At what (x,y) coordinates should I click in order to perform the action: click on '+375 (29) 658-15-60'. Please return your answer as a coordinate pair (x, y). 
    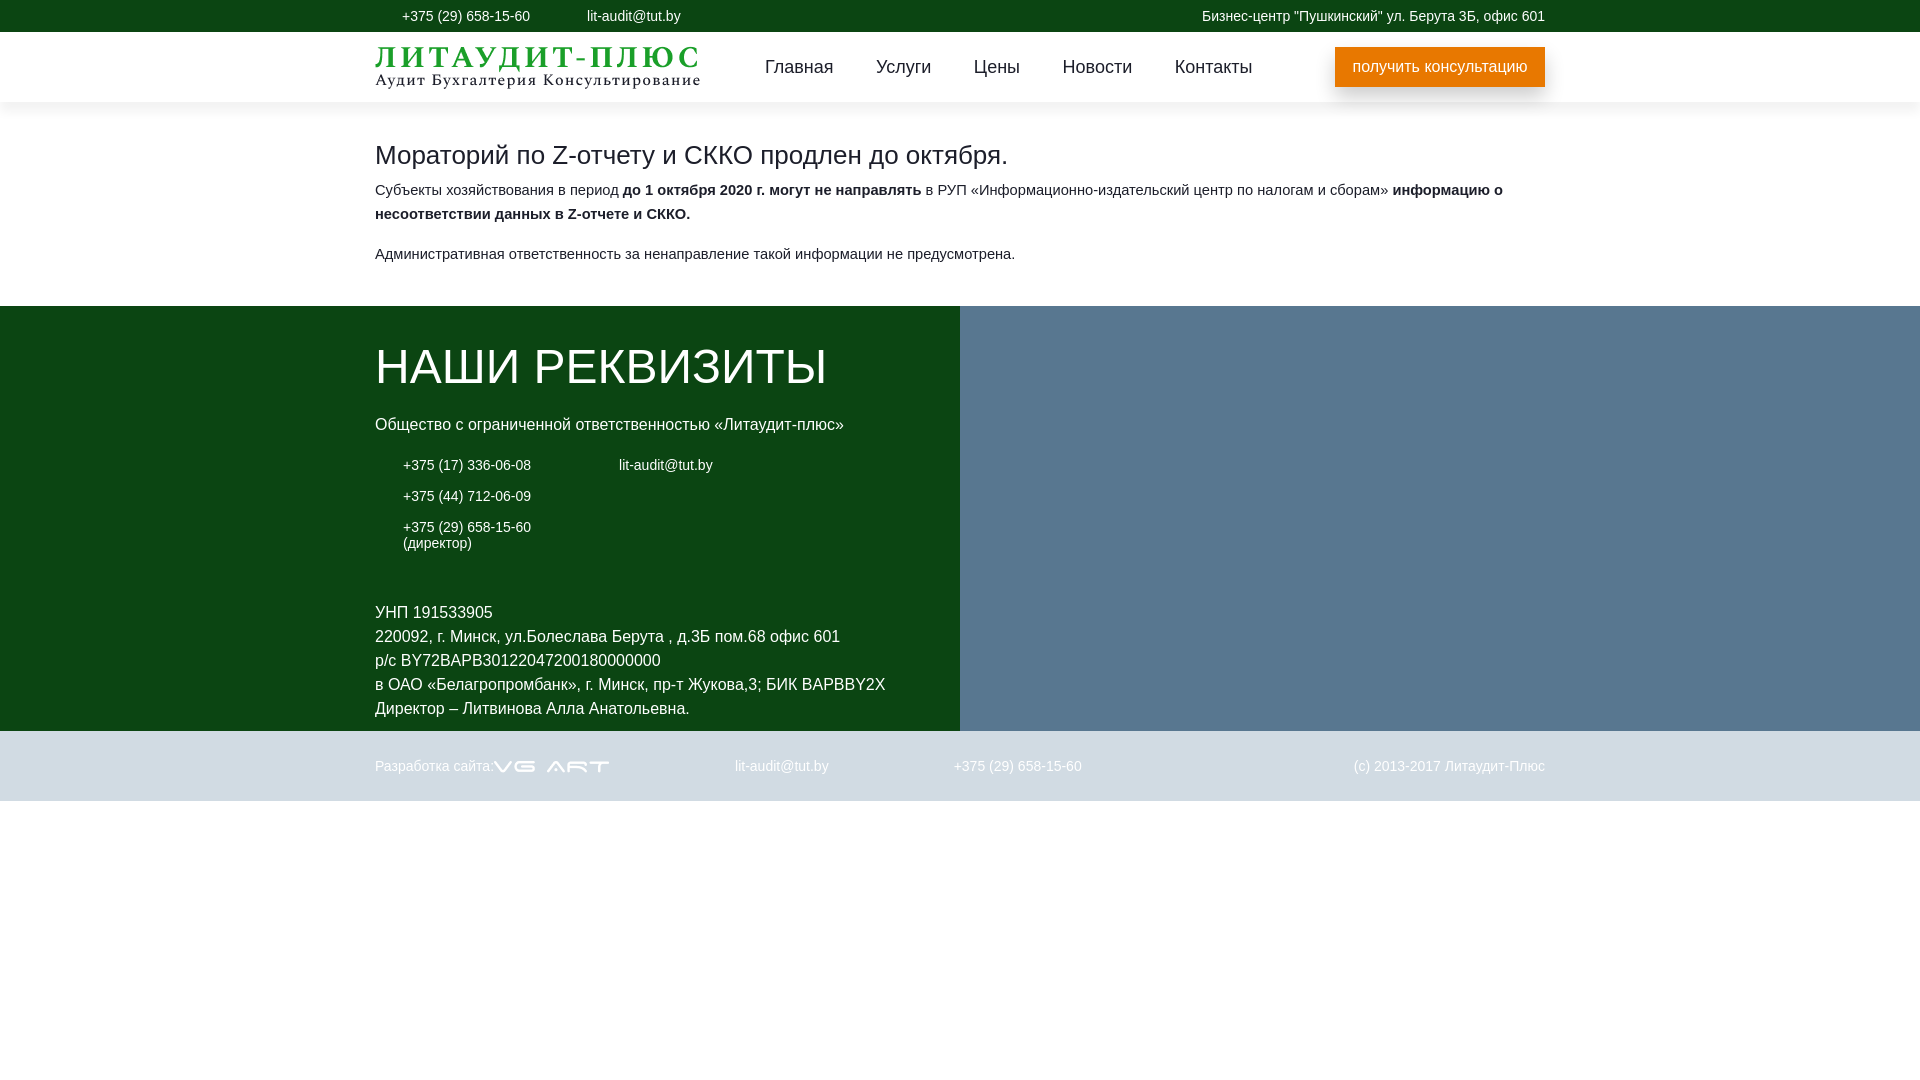
    Looking at the image, I should click on (401, 15).